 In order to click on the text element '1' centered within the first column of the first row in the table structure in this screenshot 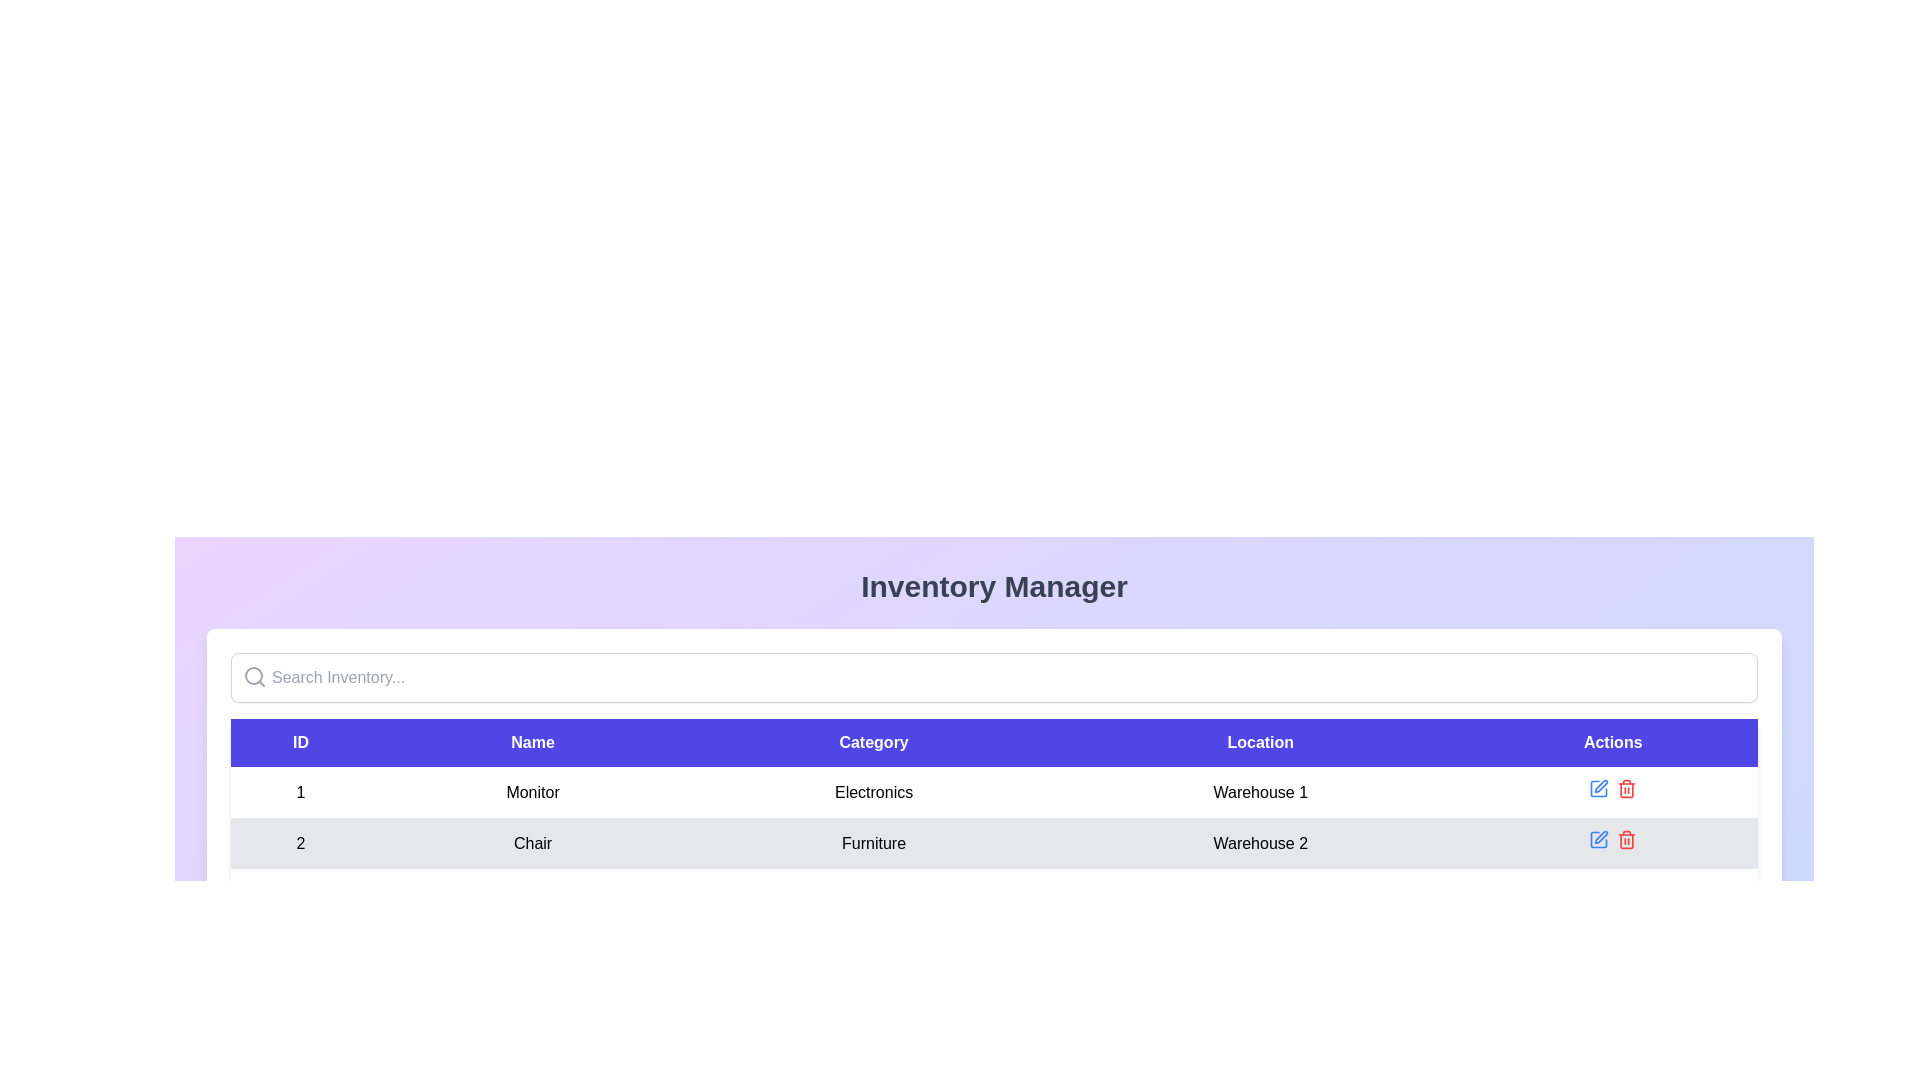, I will do `click(300, 791)`.